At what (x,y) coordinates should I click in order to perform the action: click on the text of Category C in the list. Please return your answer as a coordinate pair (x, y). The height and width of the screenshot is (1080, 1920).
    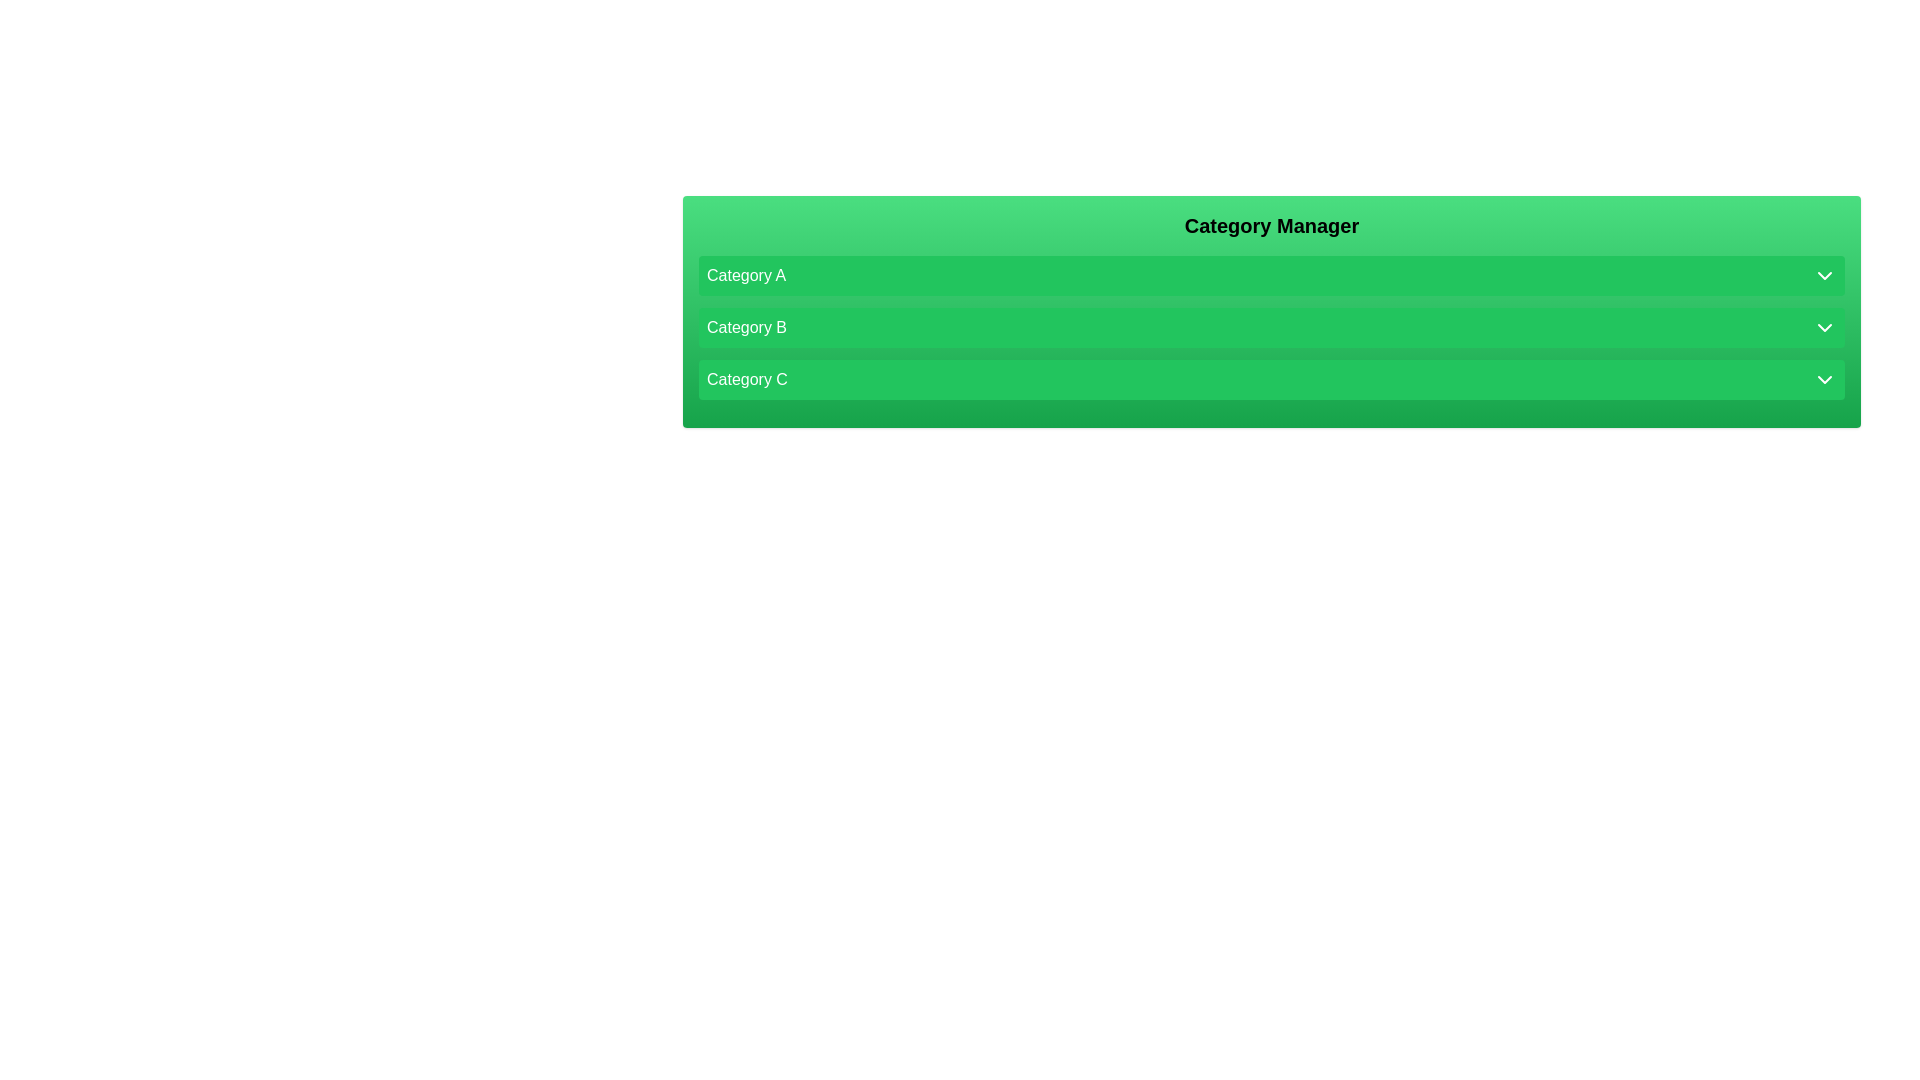
    Looking at the image, I should click on (1271, 380).